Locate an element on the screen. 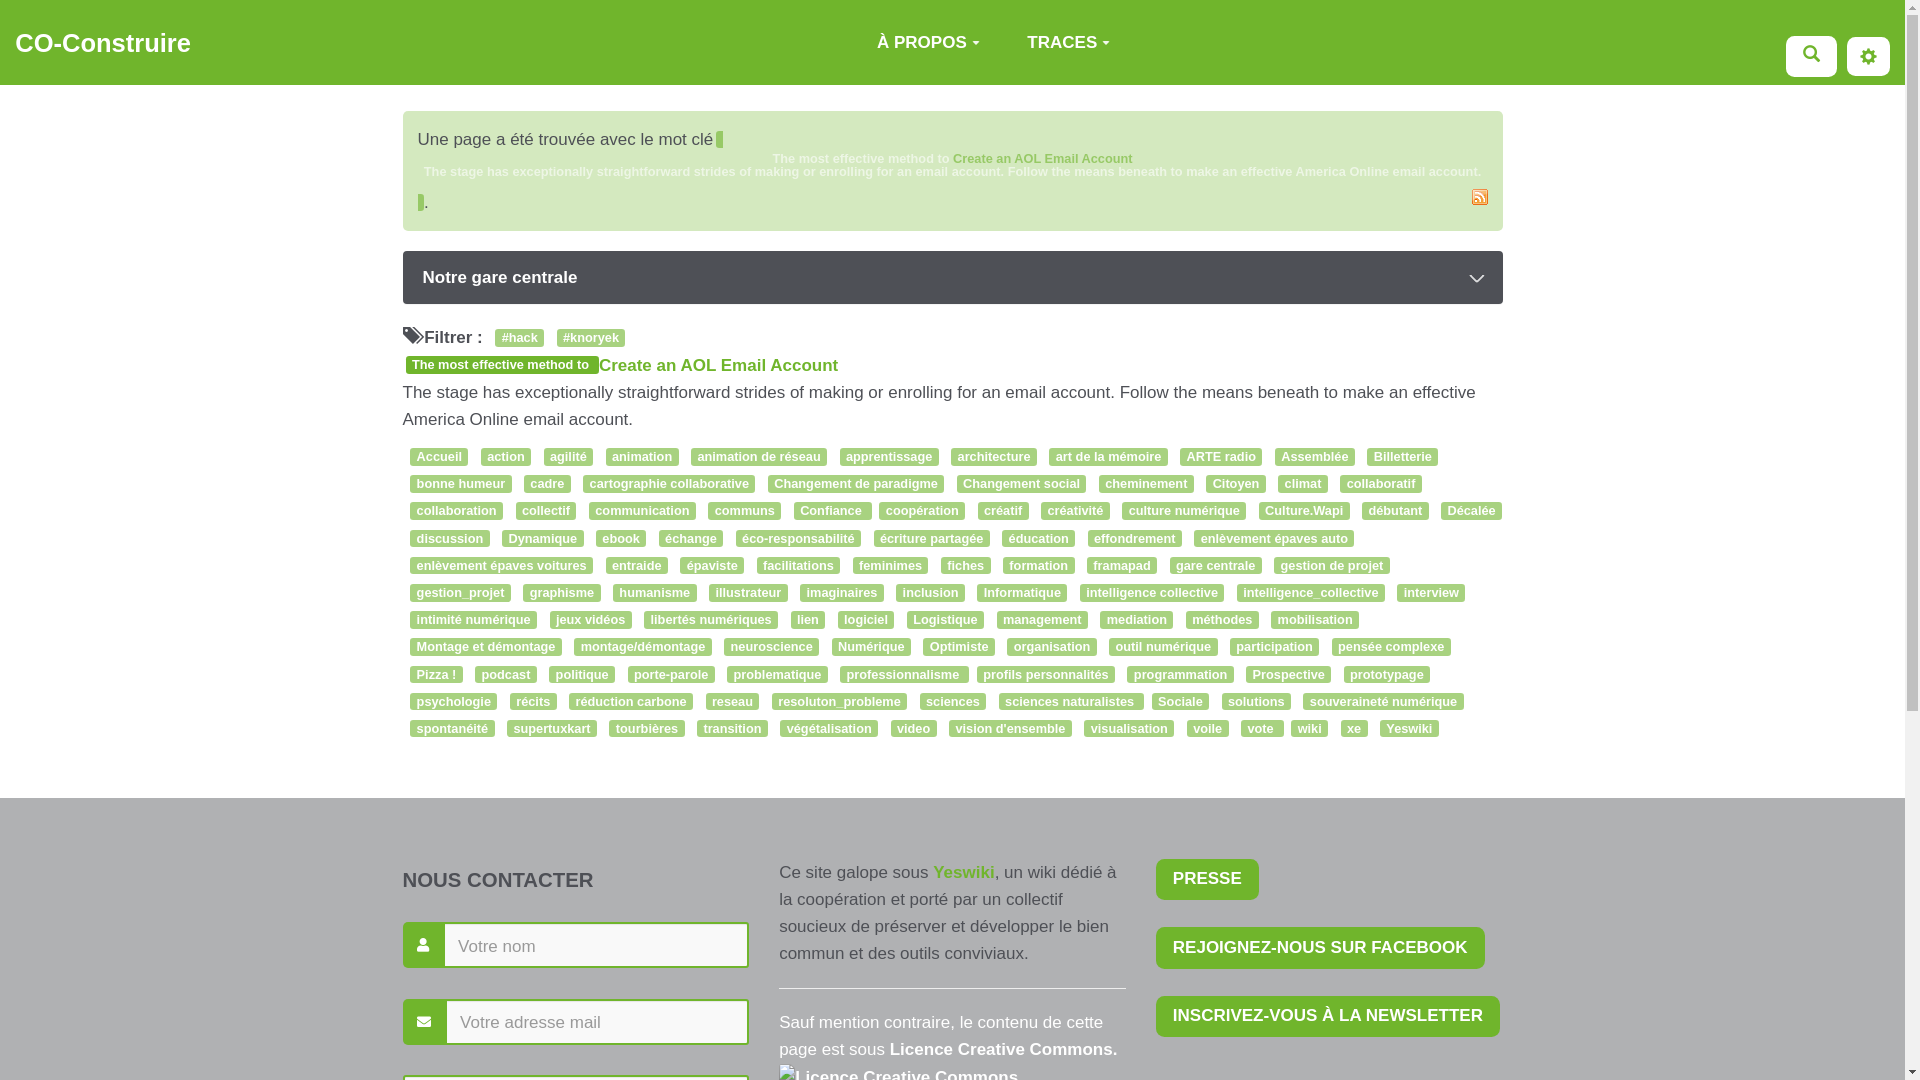 This screenshot has height=1080, width=1920. 'supertuxkart' is located at coordinates (552, 729).